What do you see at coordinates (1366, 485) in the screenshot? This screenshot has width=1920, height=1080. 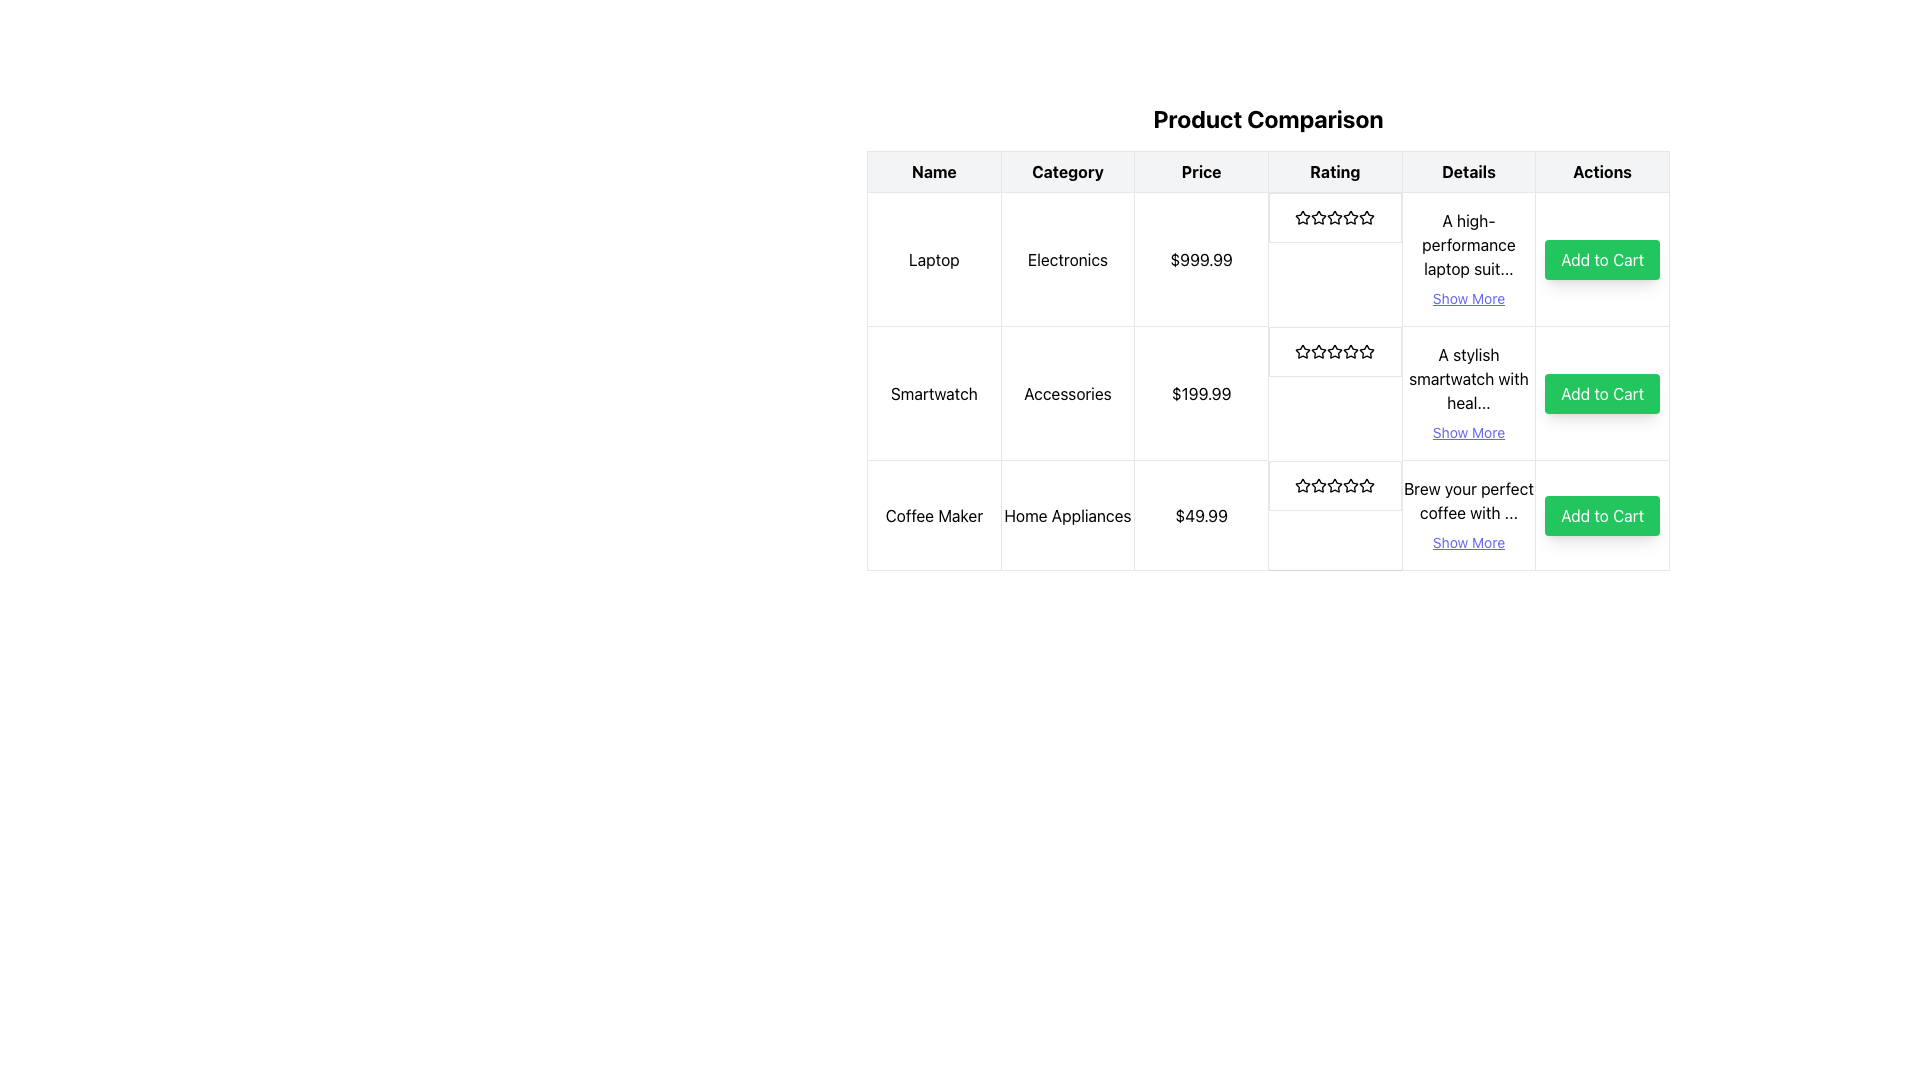 I see `the seventh star in the rating component located within the 'Rating' column of the 'Coffee Maker' row in the product comparison table` at bounding box center [1366, 485].